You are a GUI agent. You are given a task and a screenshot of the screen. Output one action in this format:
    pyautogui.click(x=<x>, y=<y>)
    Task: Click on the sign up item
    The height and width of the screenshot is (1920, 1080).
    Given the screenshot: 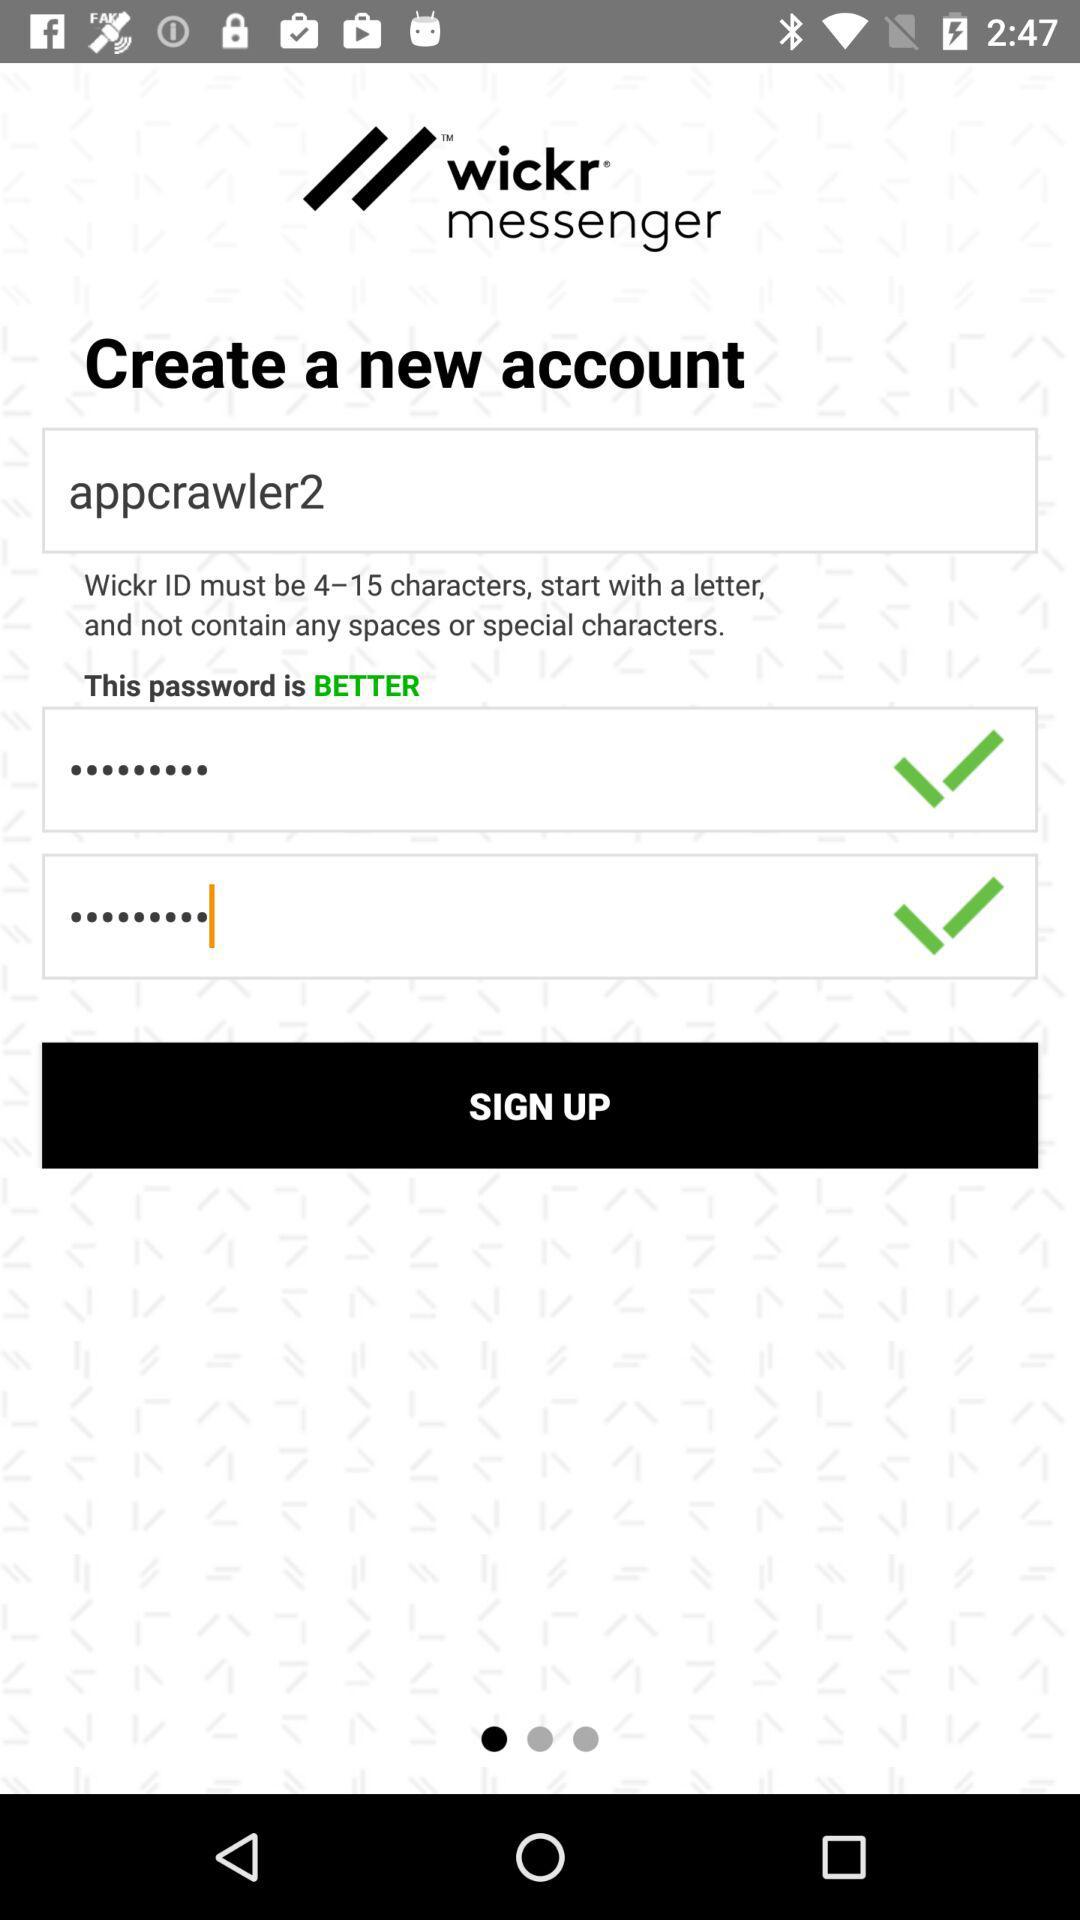 What is the action you would take?
    pyautogui.click(x=540, y=1104)
    